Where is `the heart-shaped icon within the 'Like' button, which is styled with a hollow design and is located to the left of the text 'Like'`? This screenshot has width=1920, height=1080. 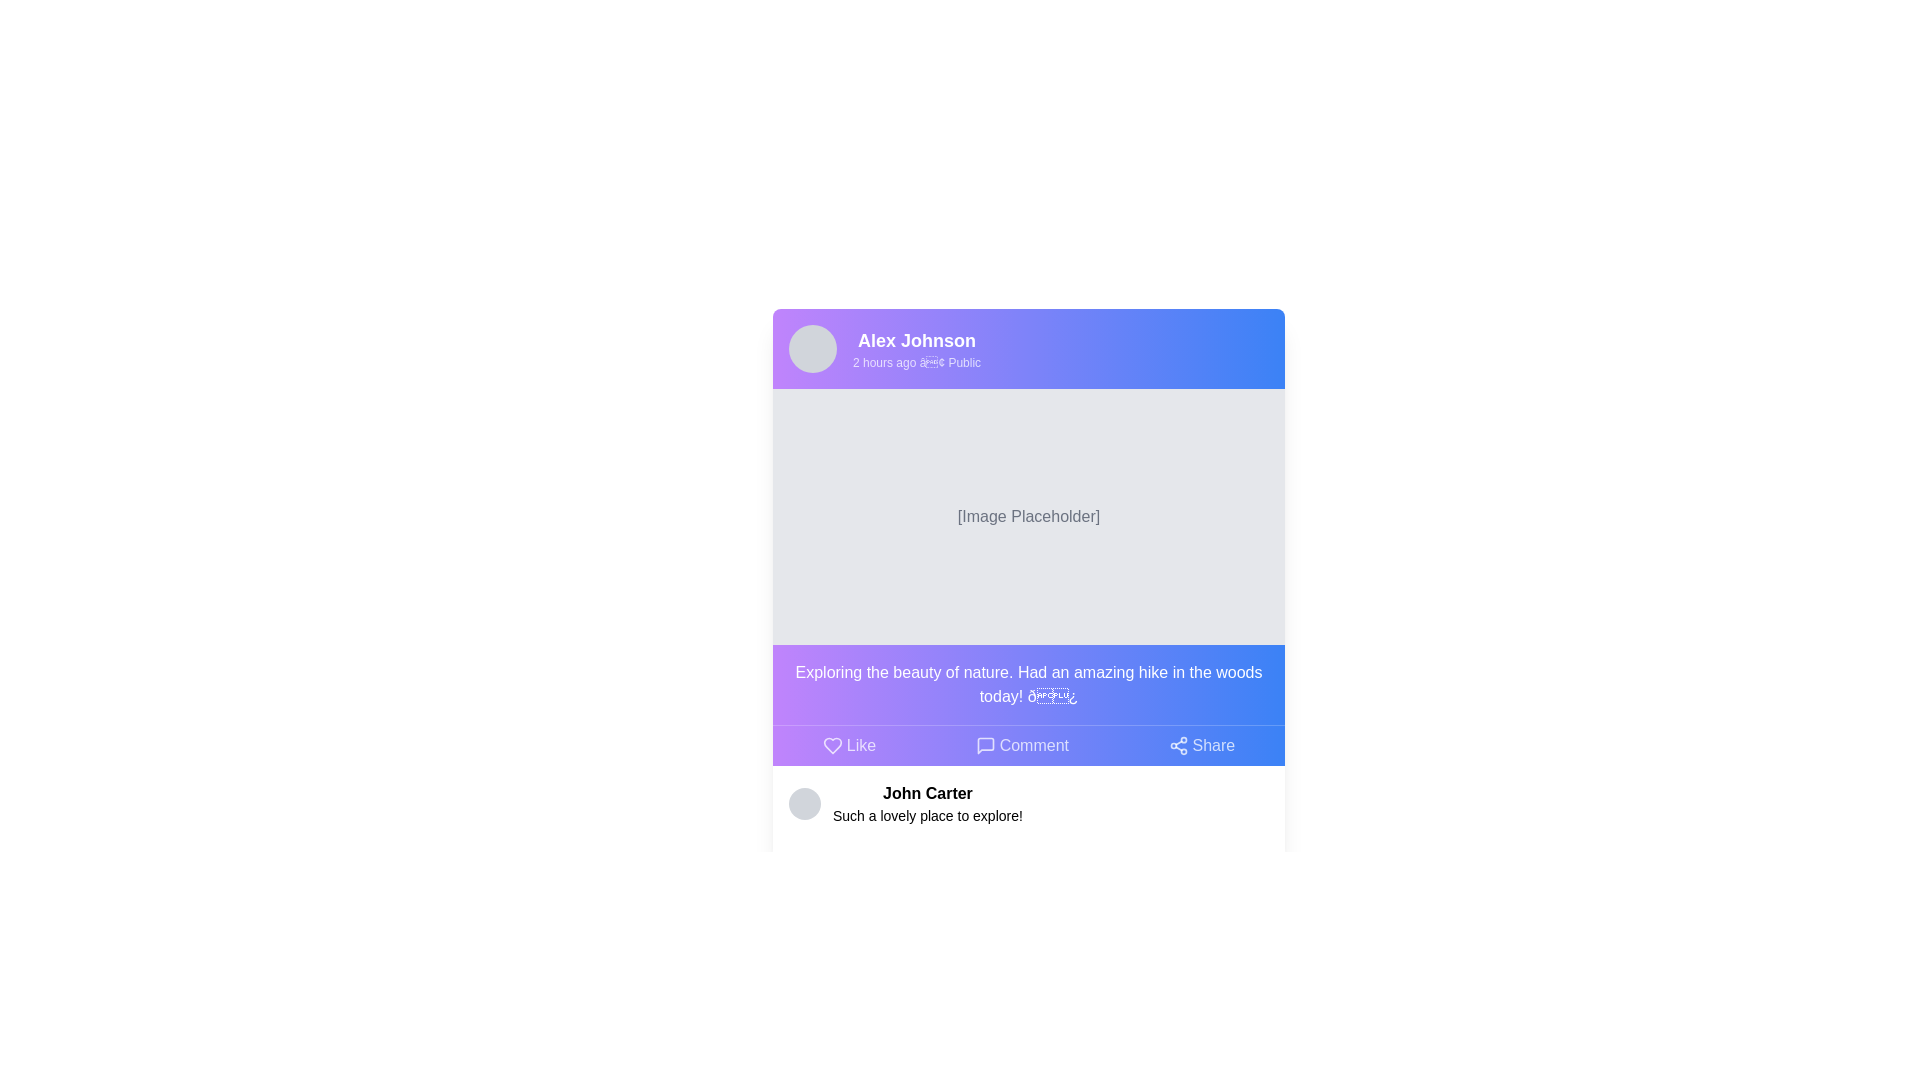 the heart-shaped icon within the 'Like' button, which is styled with a hollow design and is located to the left of the text 'Like' is located at coordinates (832, 745).